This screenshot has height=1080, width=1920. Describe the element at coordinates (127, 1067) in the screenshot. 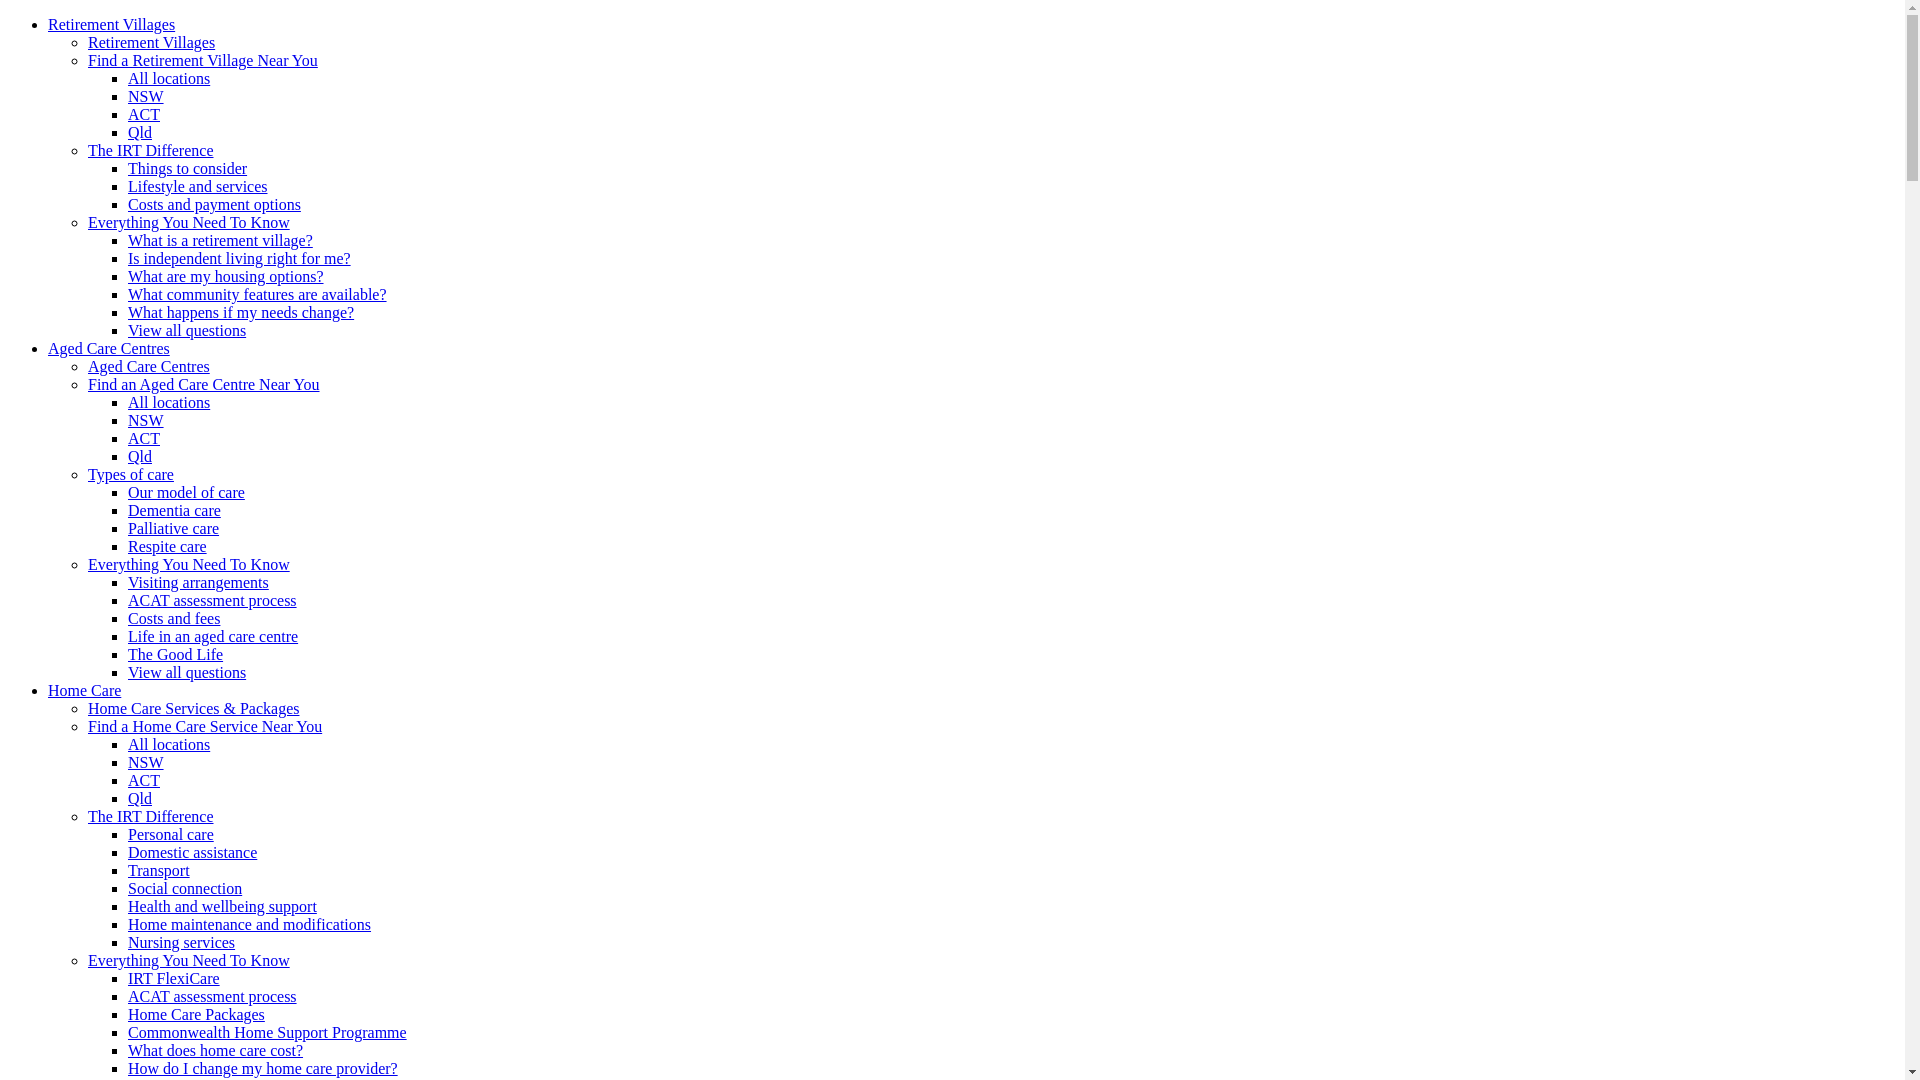

I see `'How do I change my home care provider?'` at that location.